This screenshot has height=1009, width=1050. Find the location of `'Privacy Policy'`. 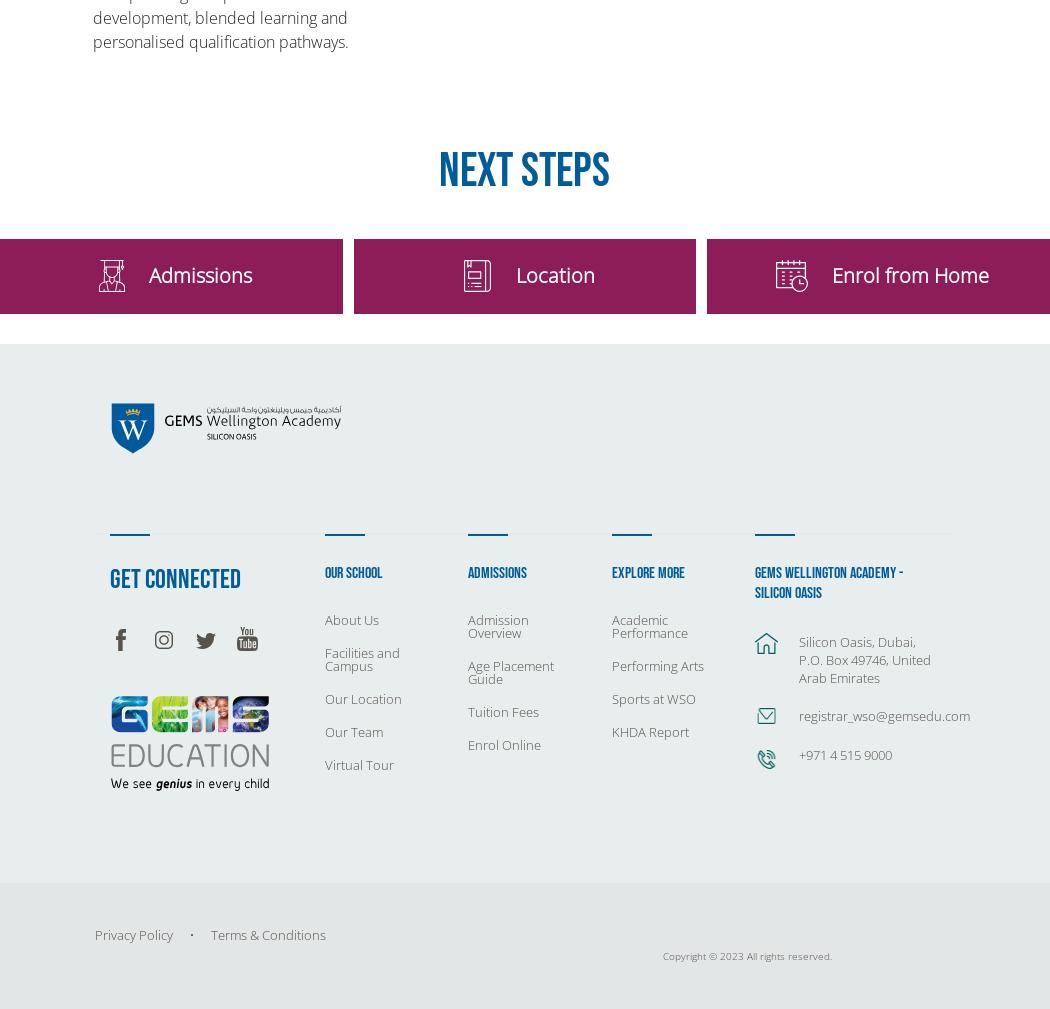

'Privacy Policy' is located at coordinates (132, 934).